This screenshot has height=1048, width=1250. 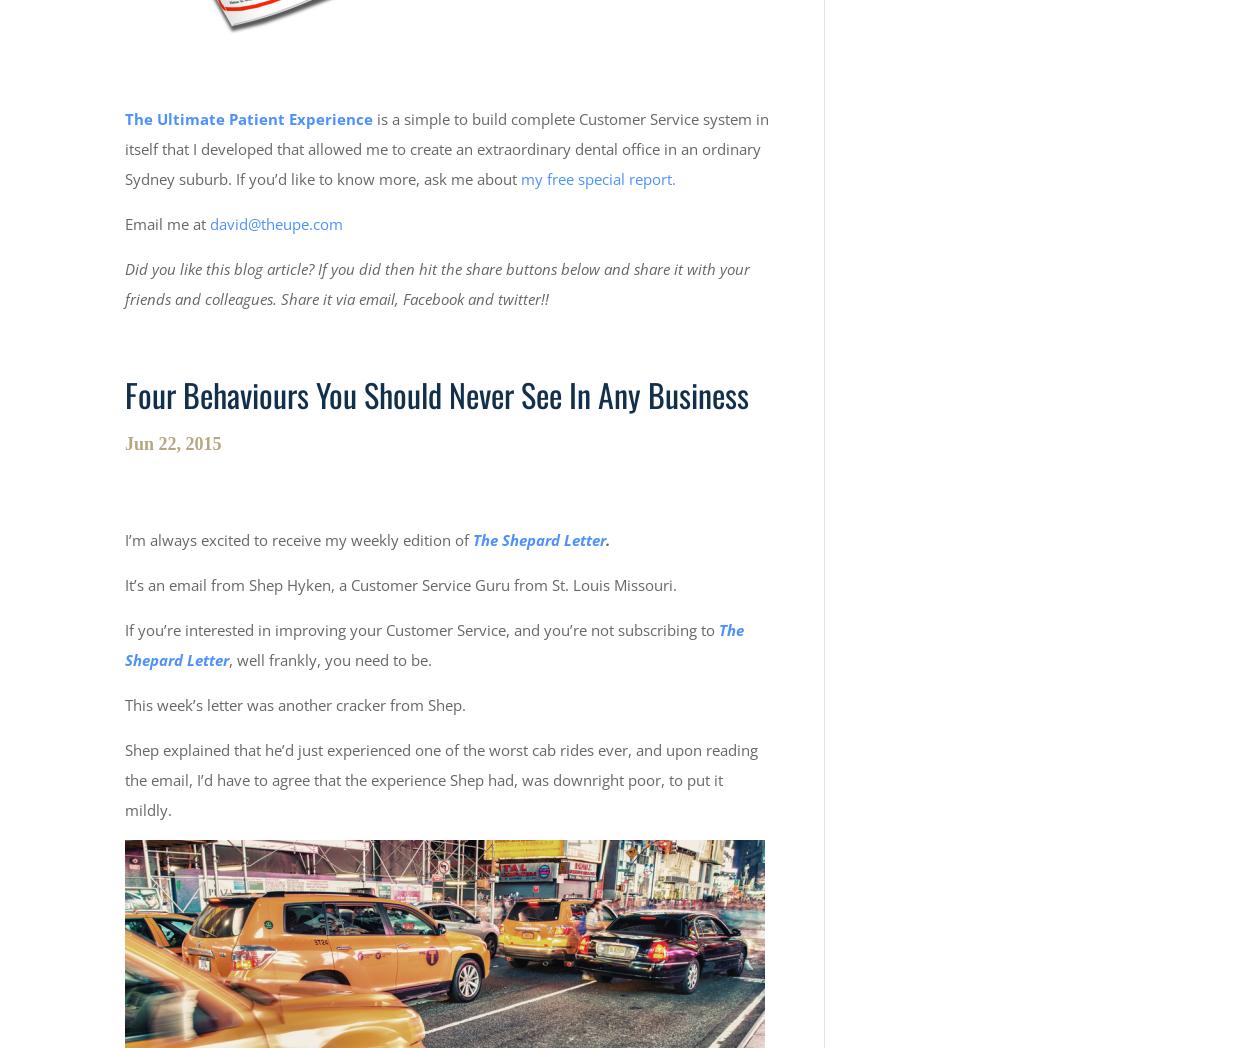 I want to click on 'Email me at', so click(x=167, y=223).